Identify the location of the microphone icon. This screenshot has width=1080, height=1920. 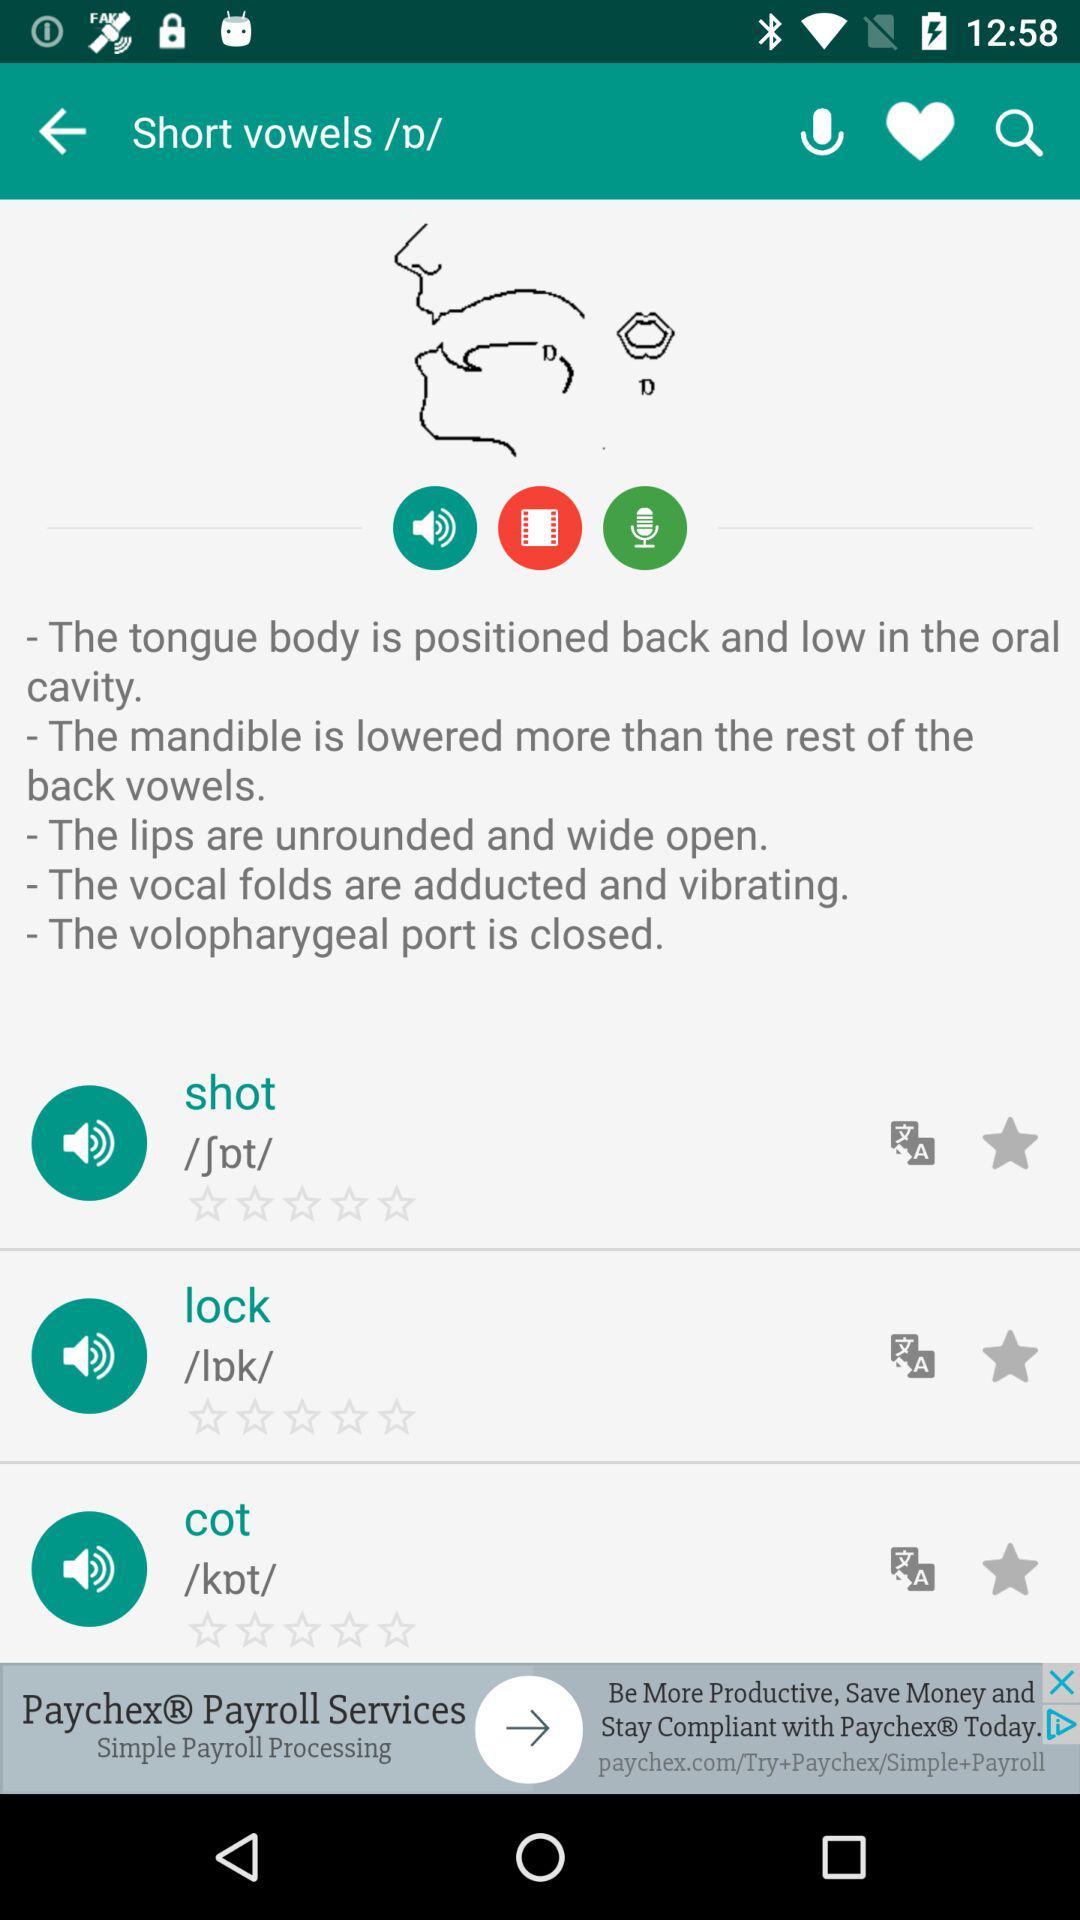
(822, 130).